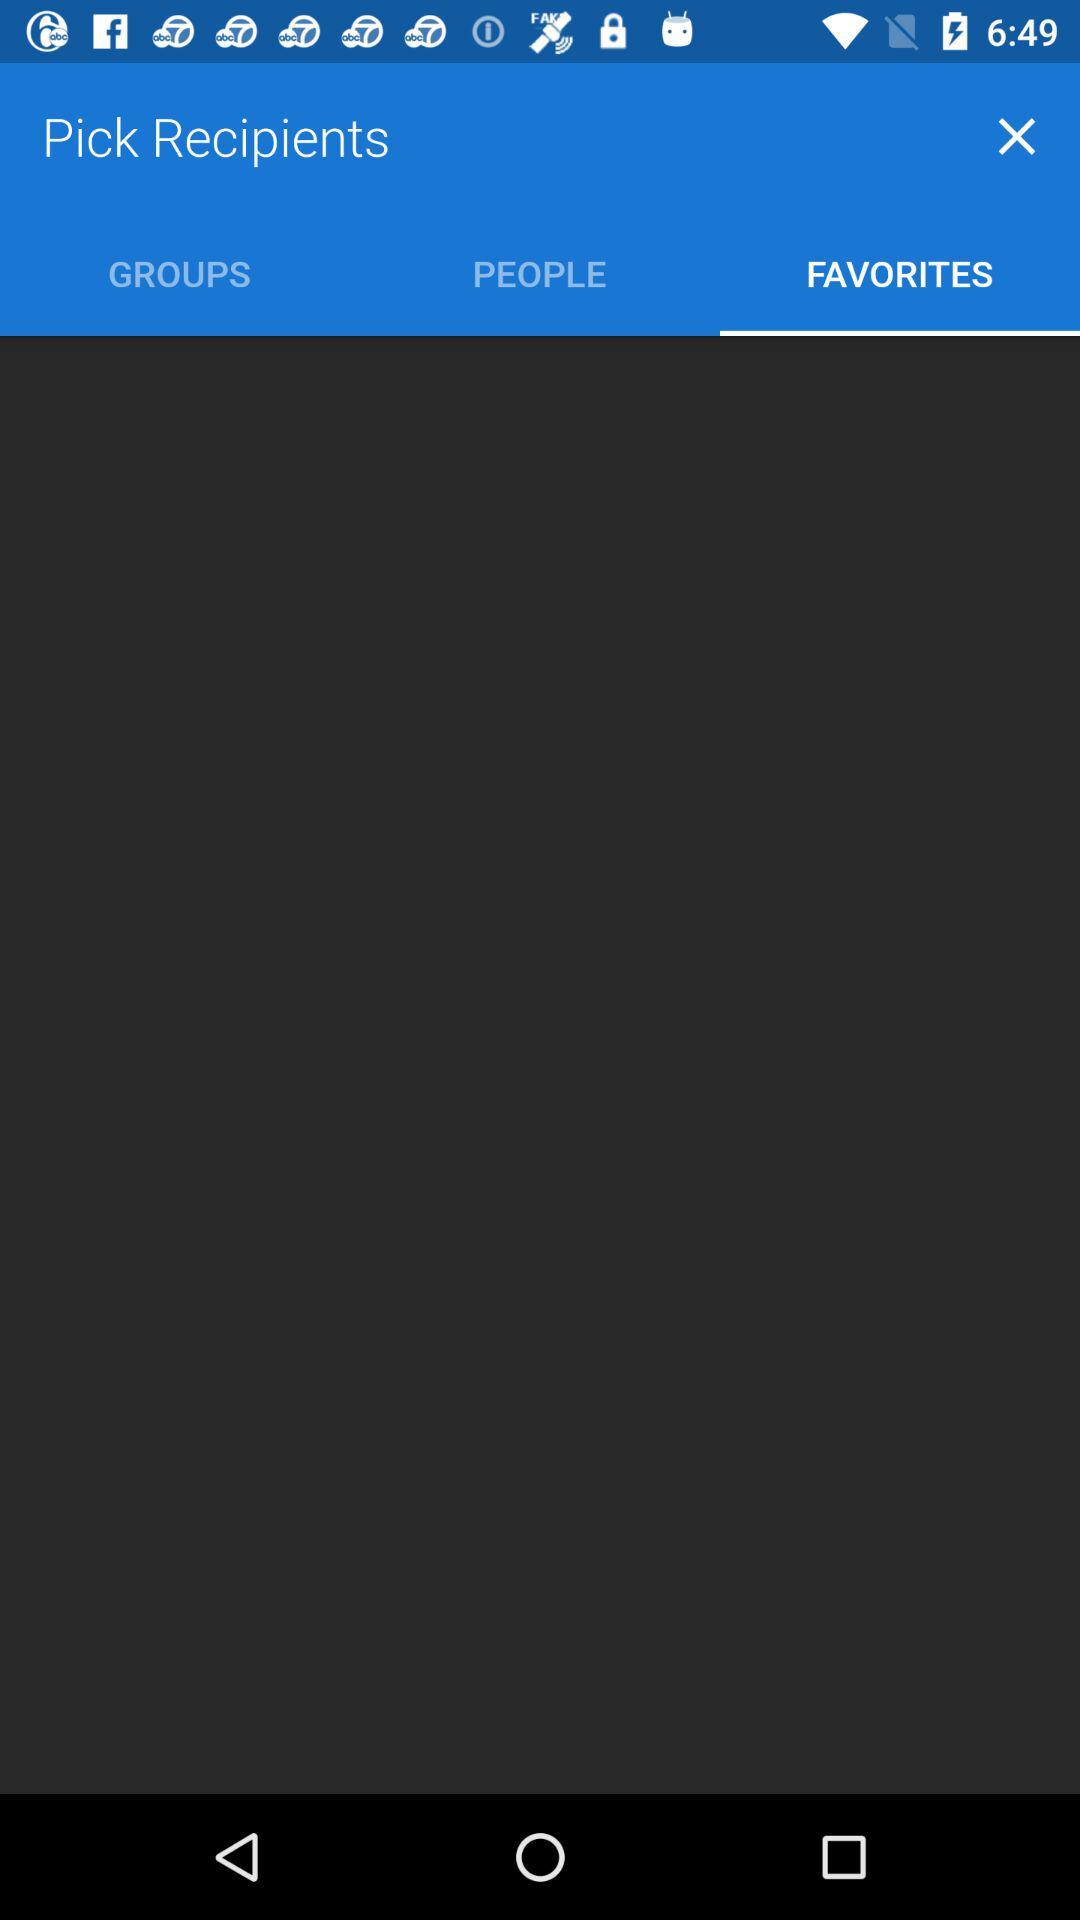  Describe the element at coordinates (538, 272) in the screenshot. I see `people icon` at that location.